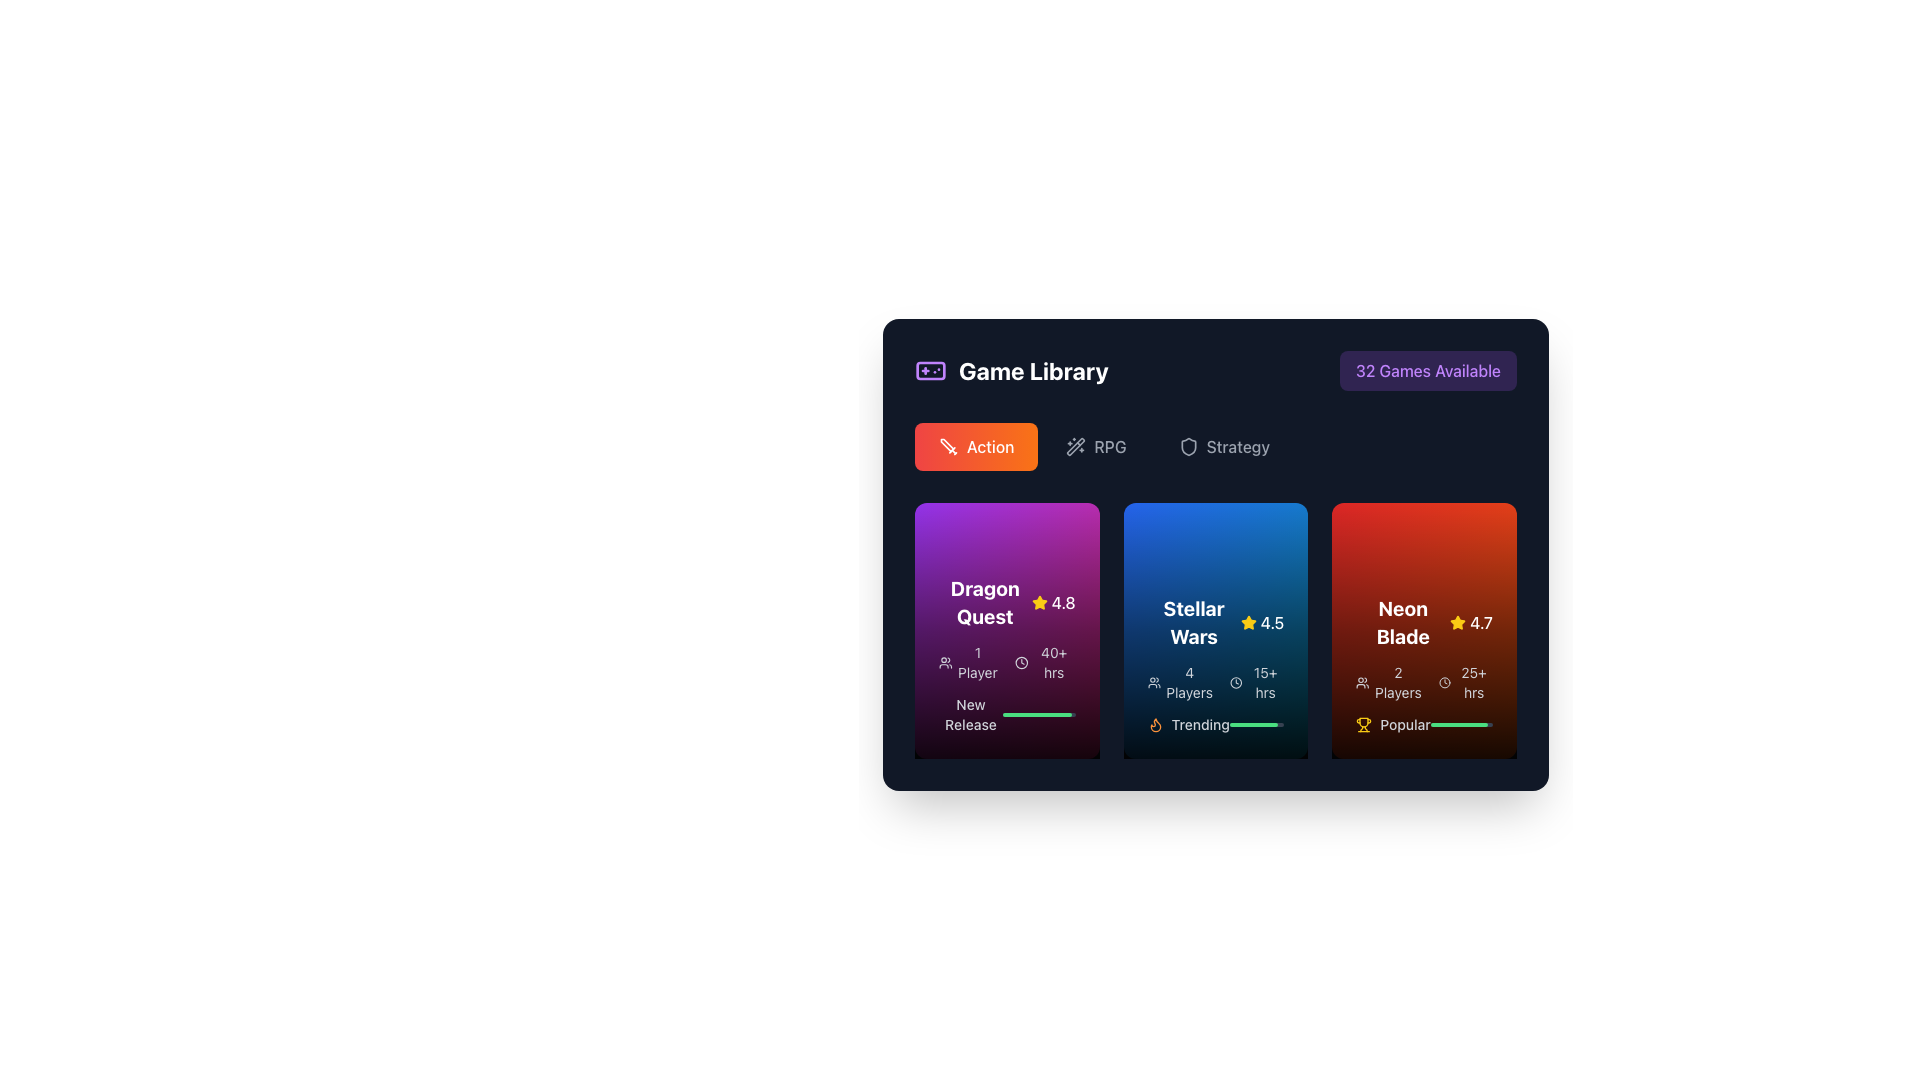  I want to click on the wand icon with sparkles, so click(1075, 446).